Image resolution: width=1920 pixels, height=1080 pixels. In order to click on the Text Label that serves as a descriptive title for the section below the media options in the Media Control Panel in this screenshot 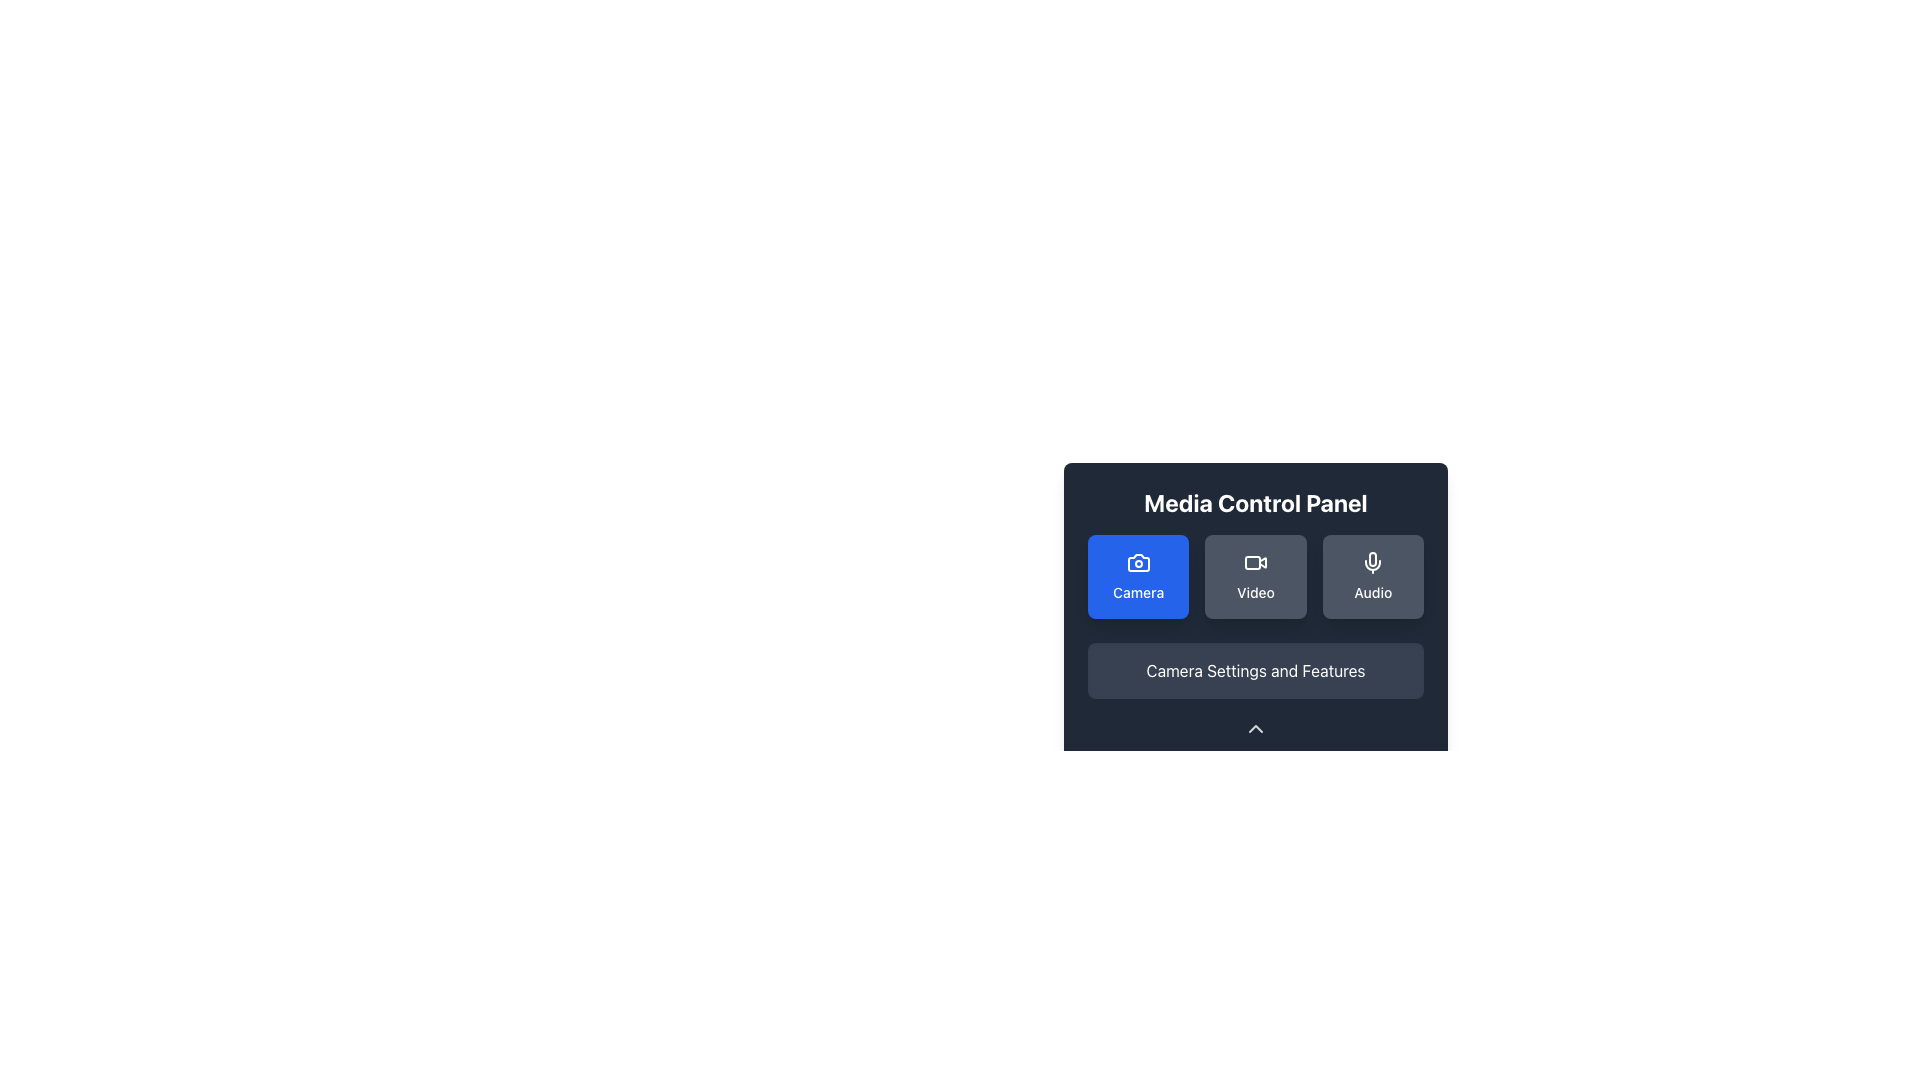, I will do `click(1255, 671)`.